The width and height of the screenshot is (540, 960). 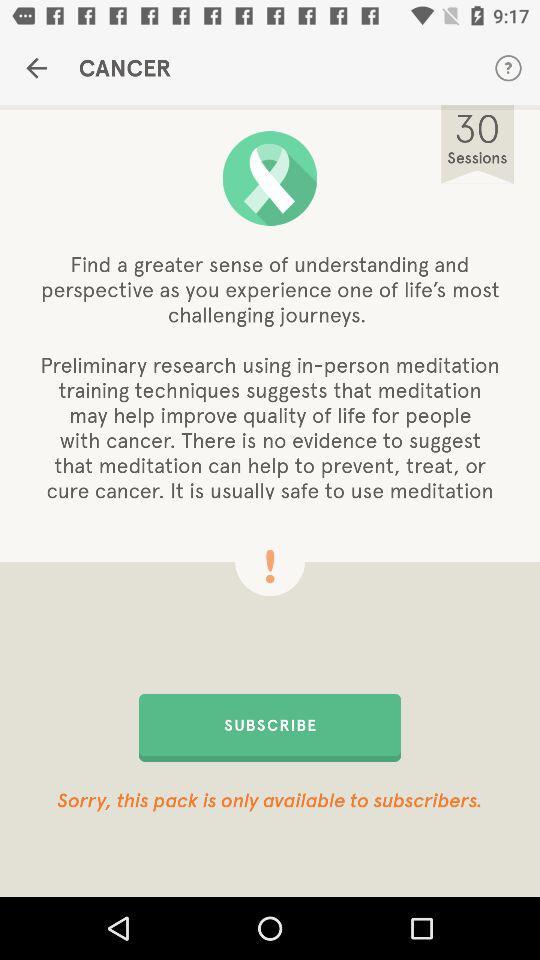 I want to click on the subscribe icon, so click(x=270, y=726).